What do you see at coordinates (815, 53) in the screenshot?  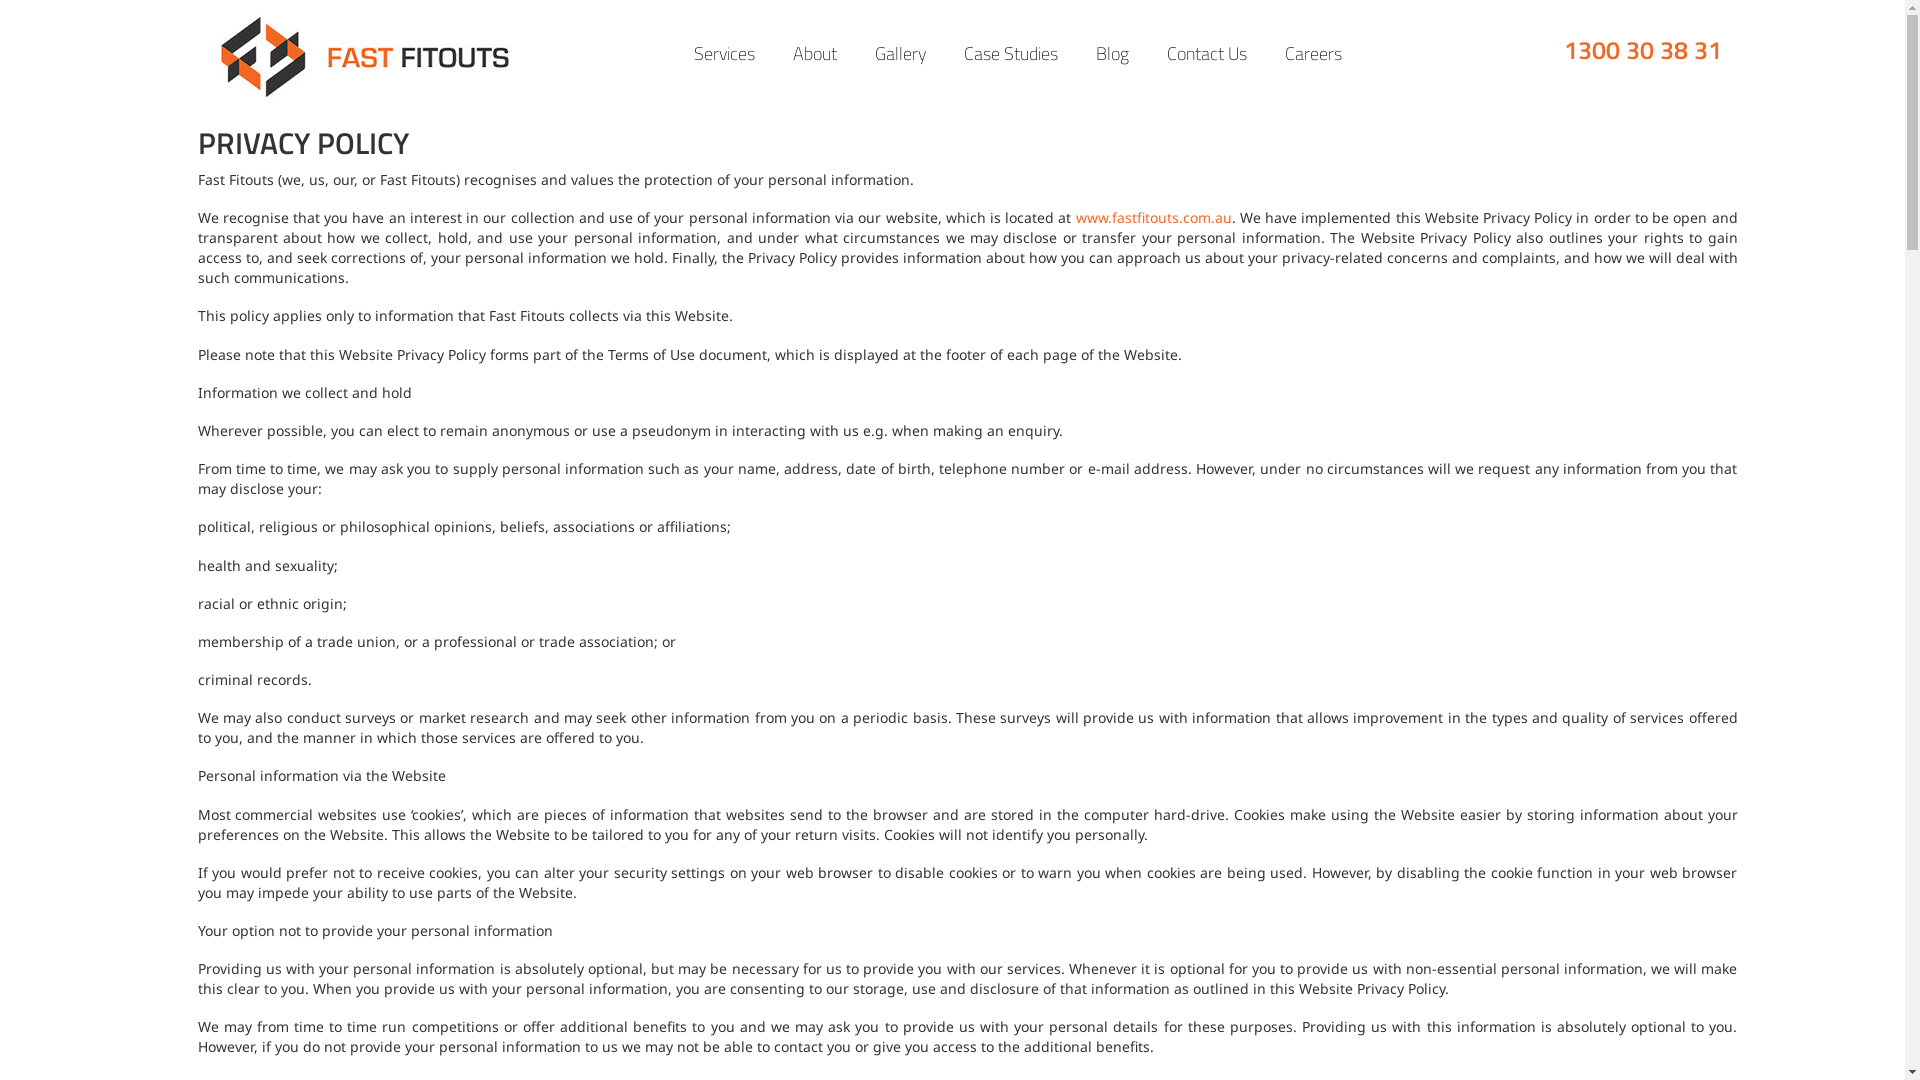 I see `'About'` at bounding box center [815, 53].